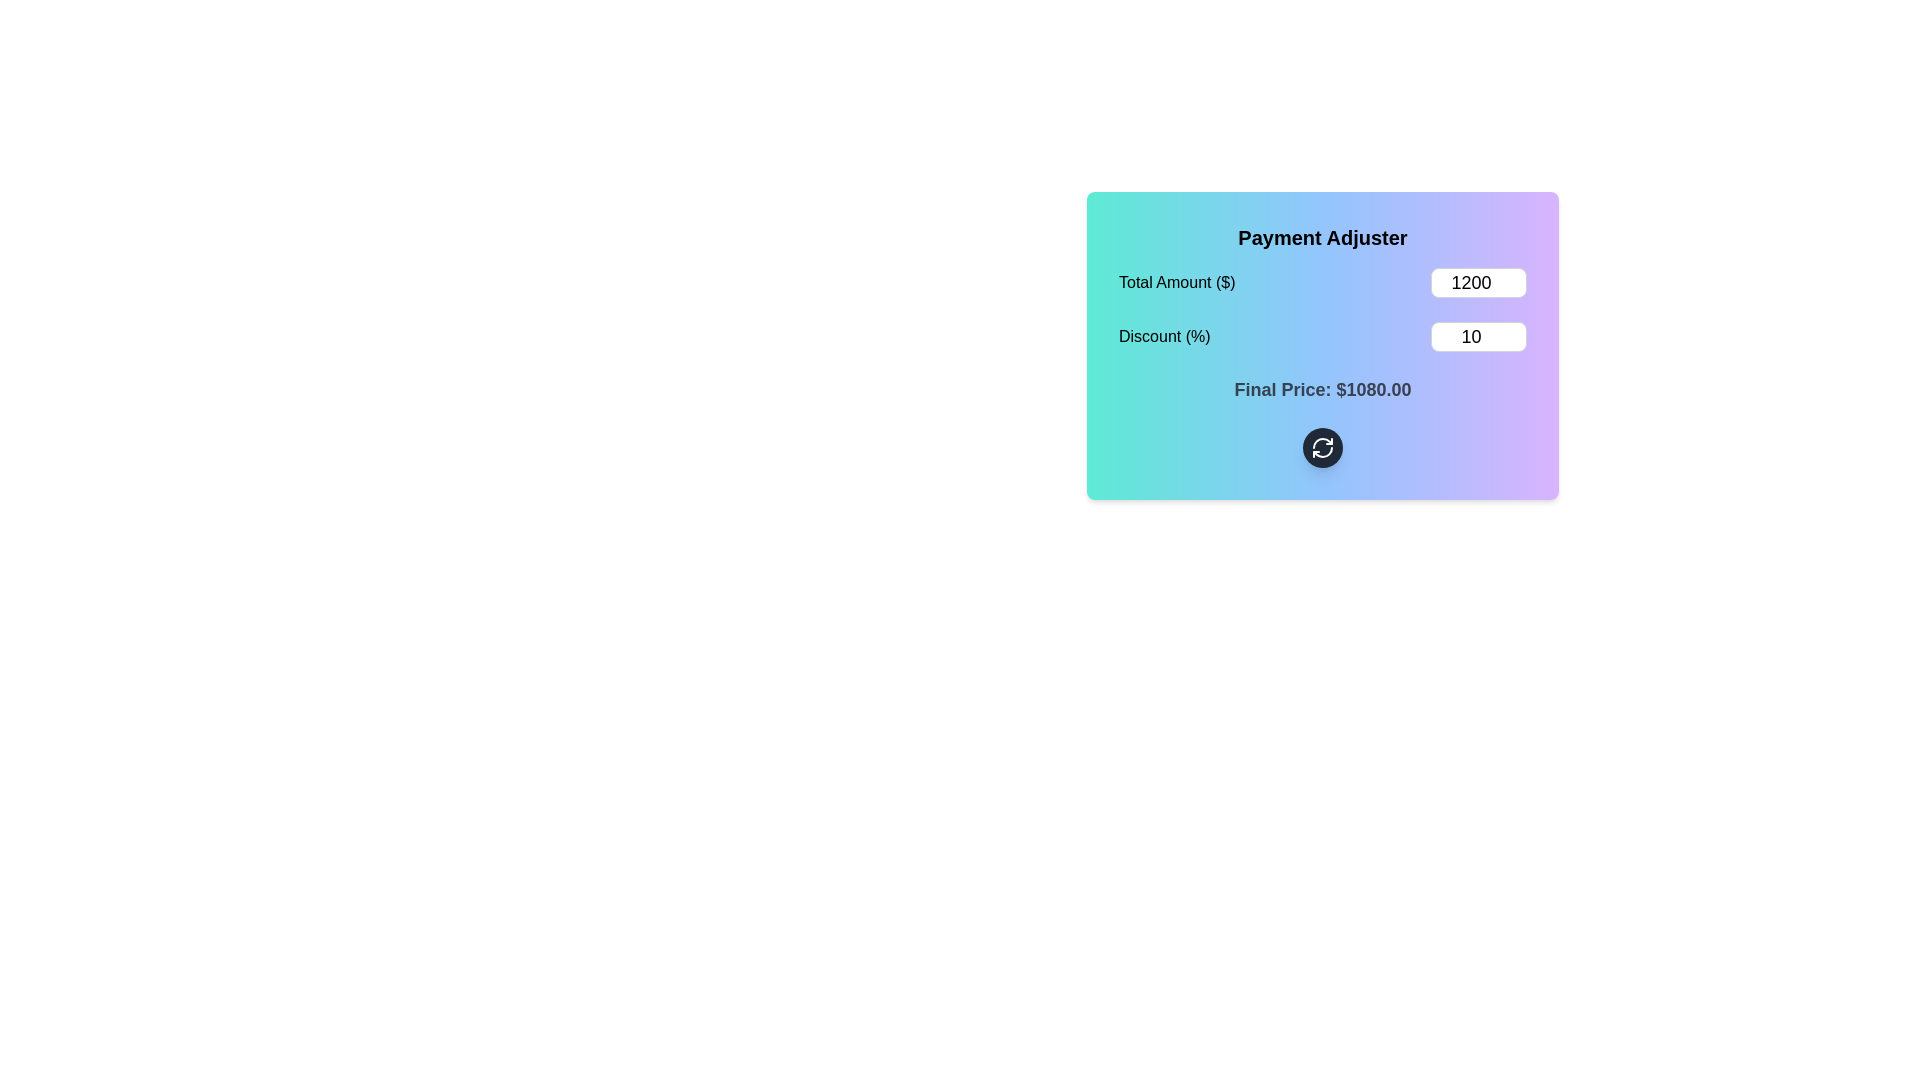  I want to click on the refresh or reset button located at the bottom center of the 'Payment Adjuster' interface, so click(1323, 446).